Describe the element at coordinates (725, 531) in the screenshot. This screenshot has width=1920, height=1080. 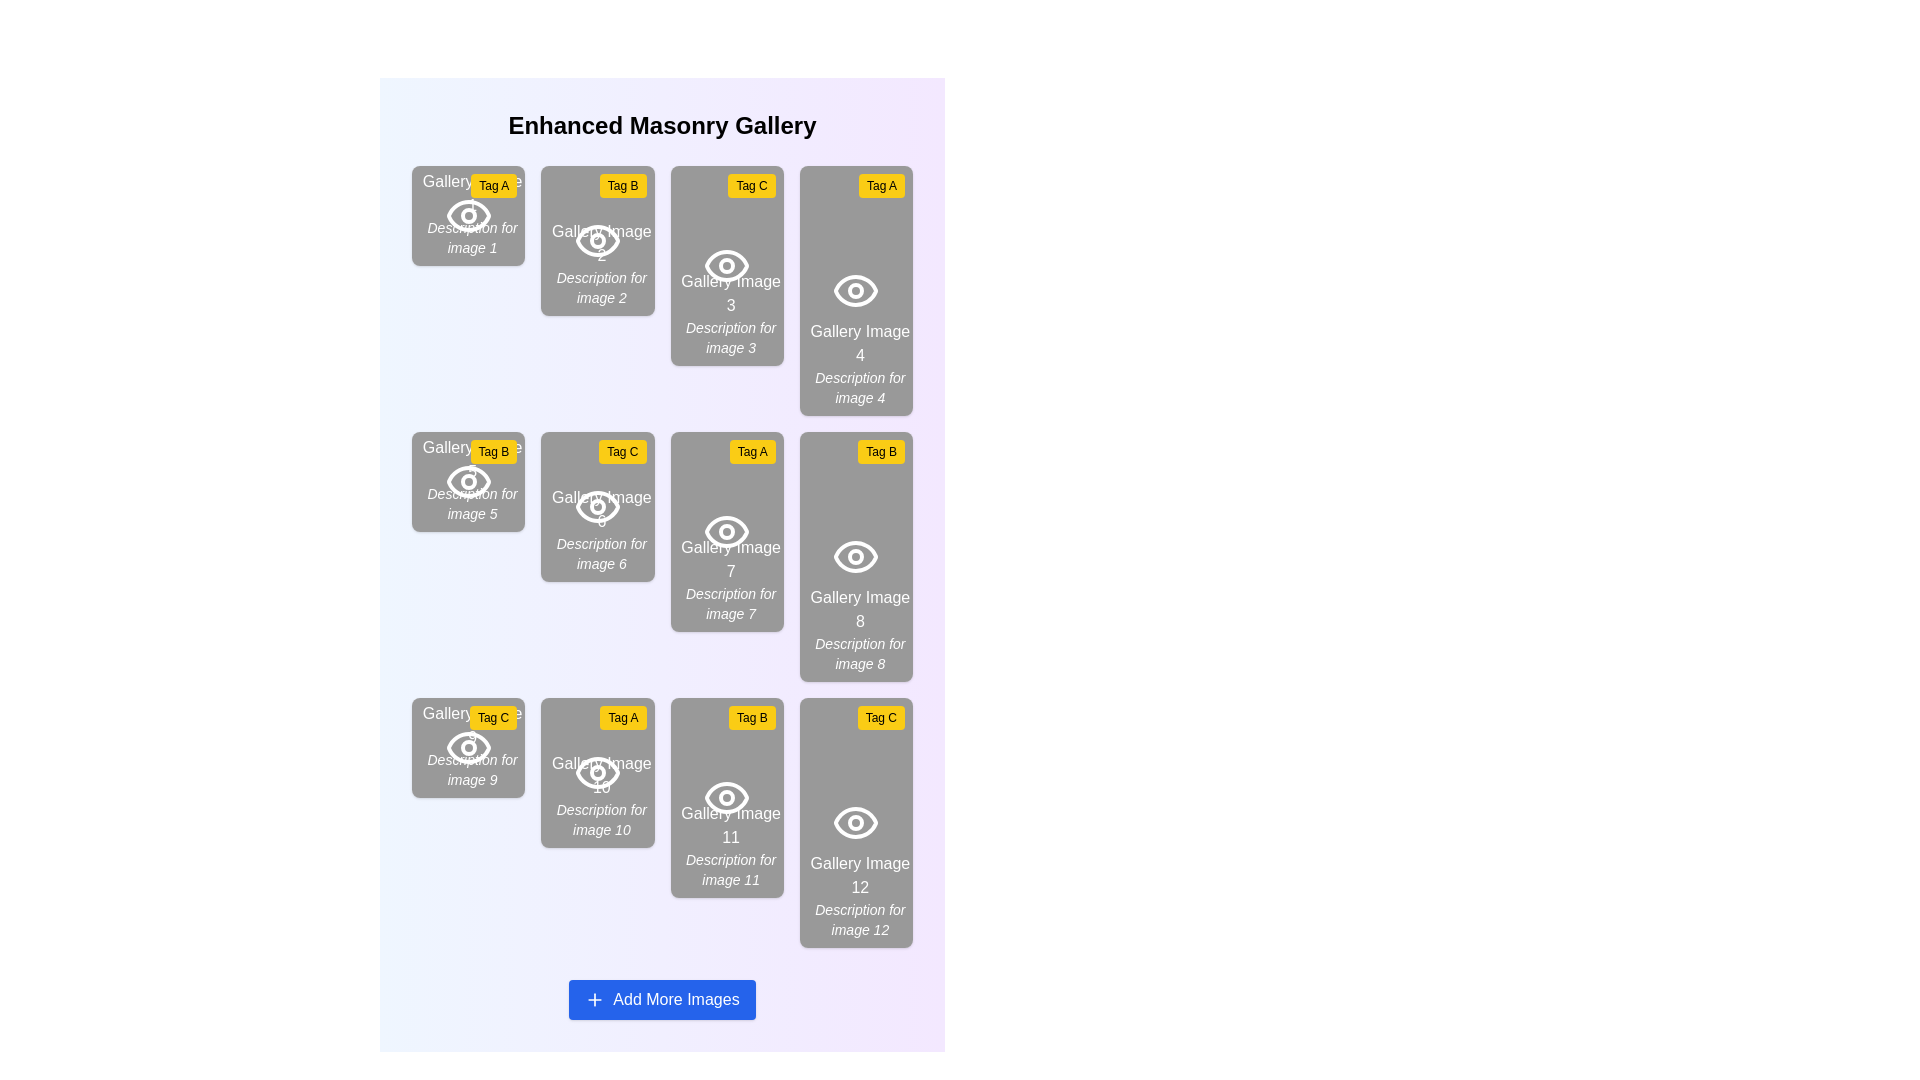
I see `the eye icon in the middle of the card labeled 'Gallery Image 7'` at that location.